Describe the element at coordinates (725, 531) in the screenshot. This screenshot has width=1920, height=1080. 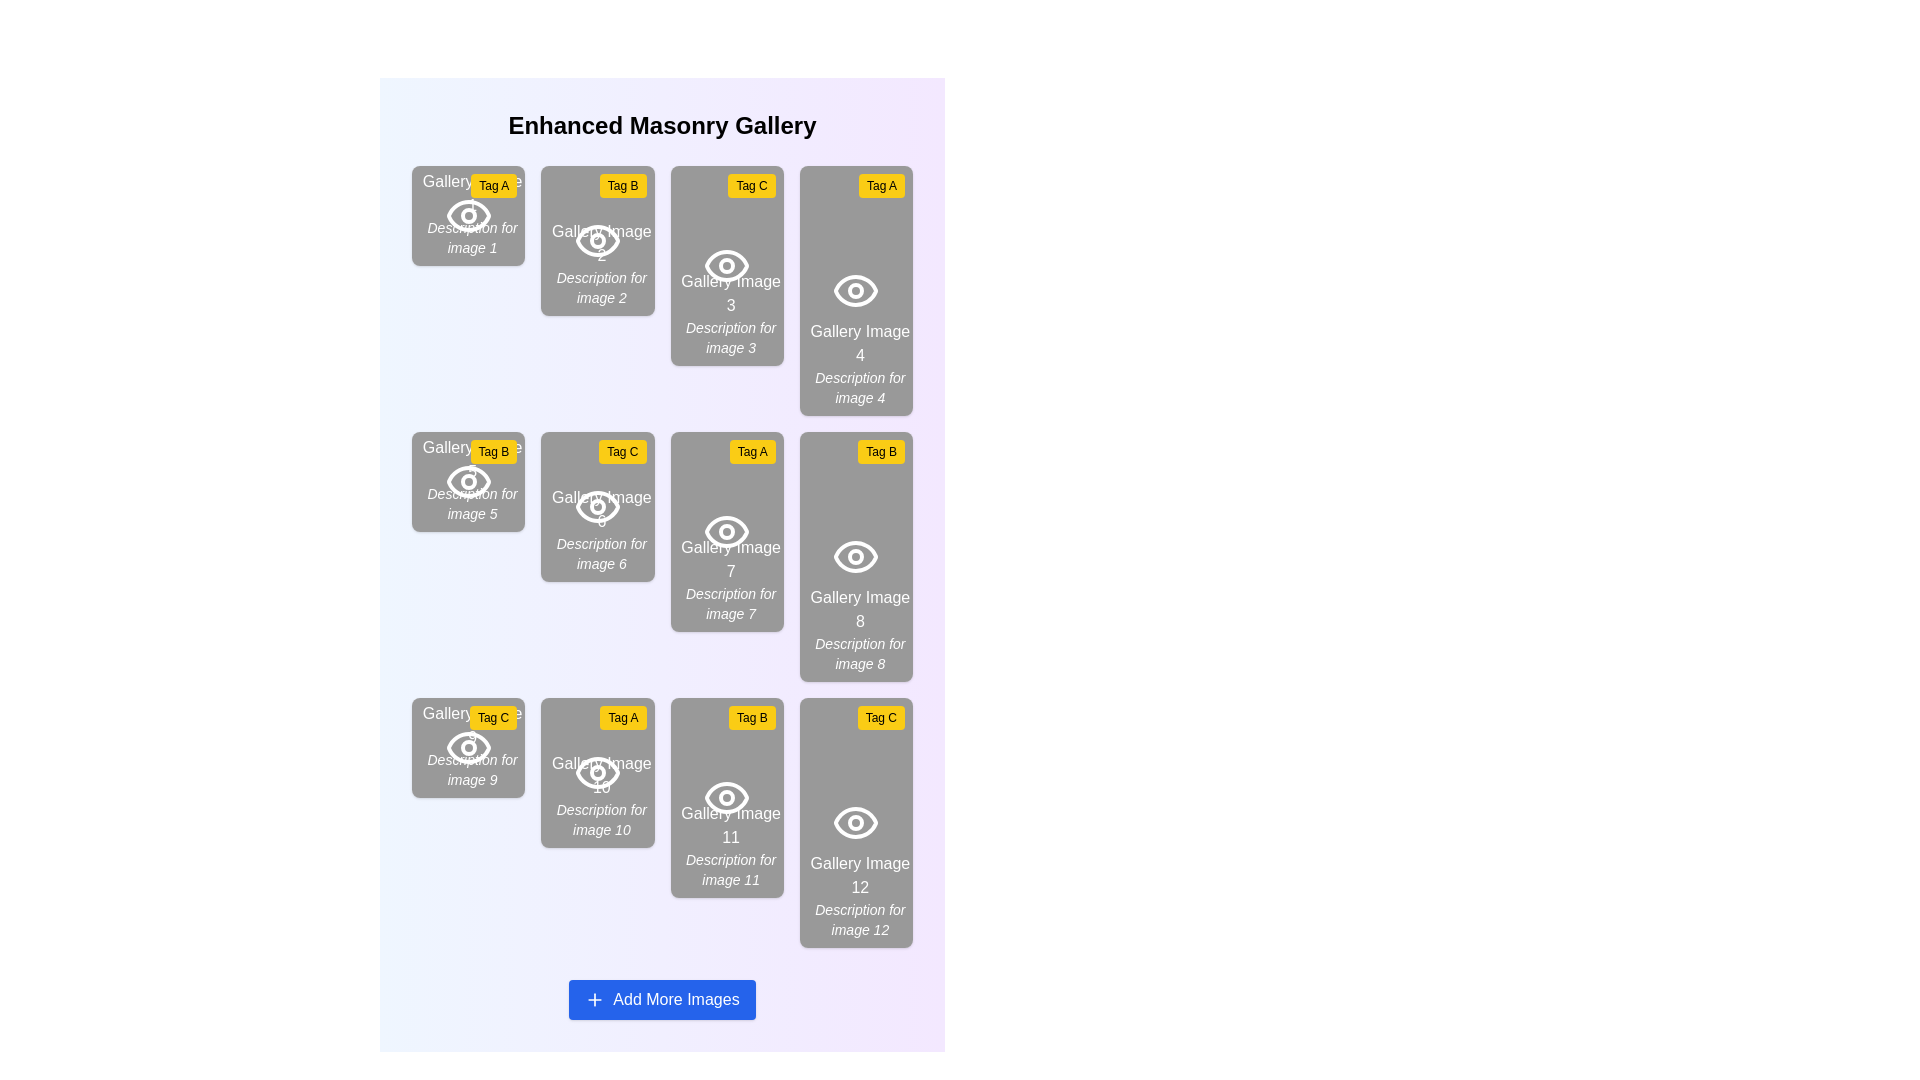
I see `the eye icon in the middle of the card labeled 'Gallery Image 7'` at that location.